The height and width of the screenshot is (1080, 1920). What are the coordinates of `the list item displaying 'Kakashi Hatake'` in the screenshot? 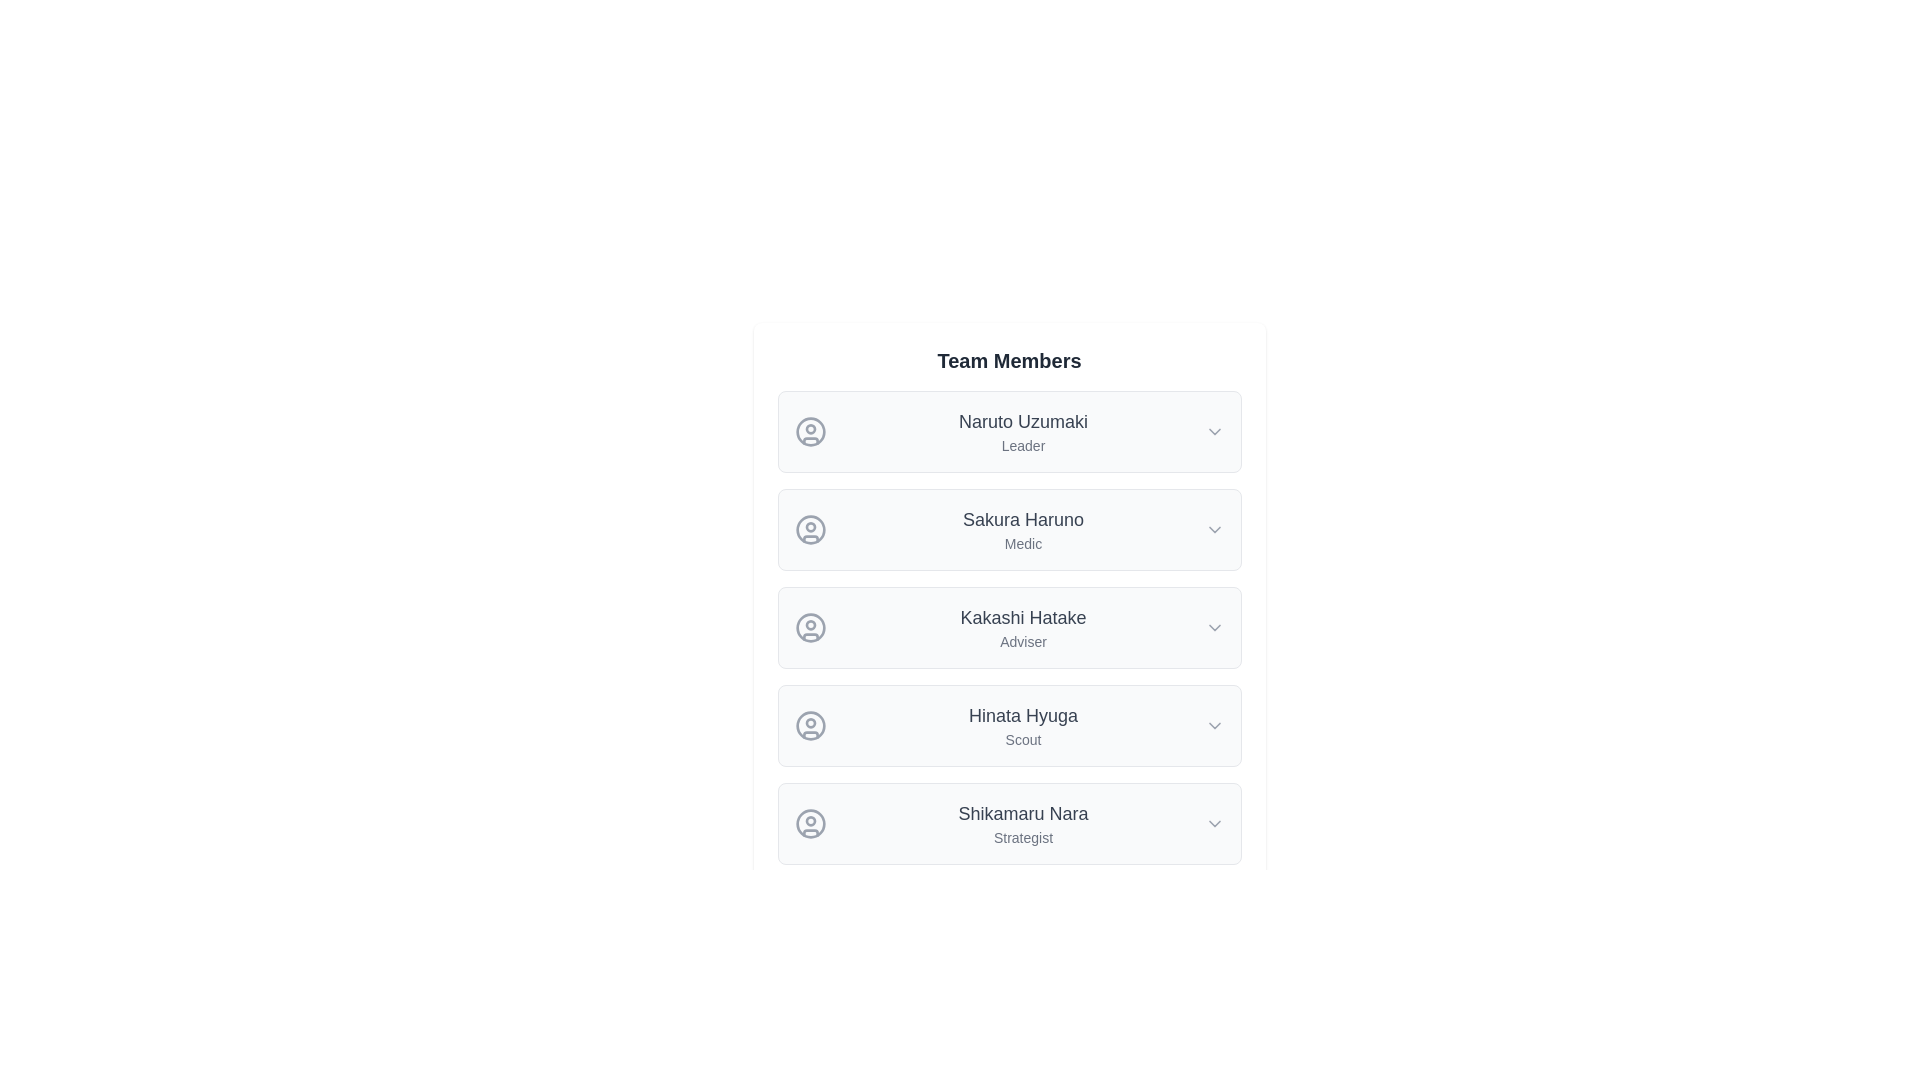 It's located at (1009, 627).